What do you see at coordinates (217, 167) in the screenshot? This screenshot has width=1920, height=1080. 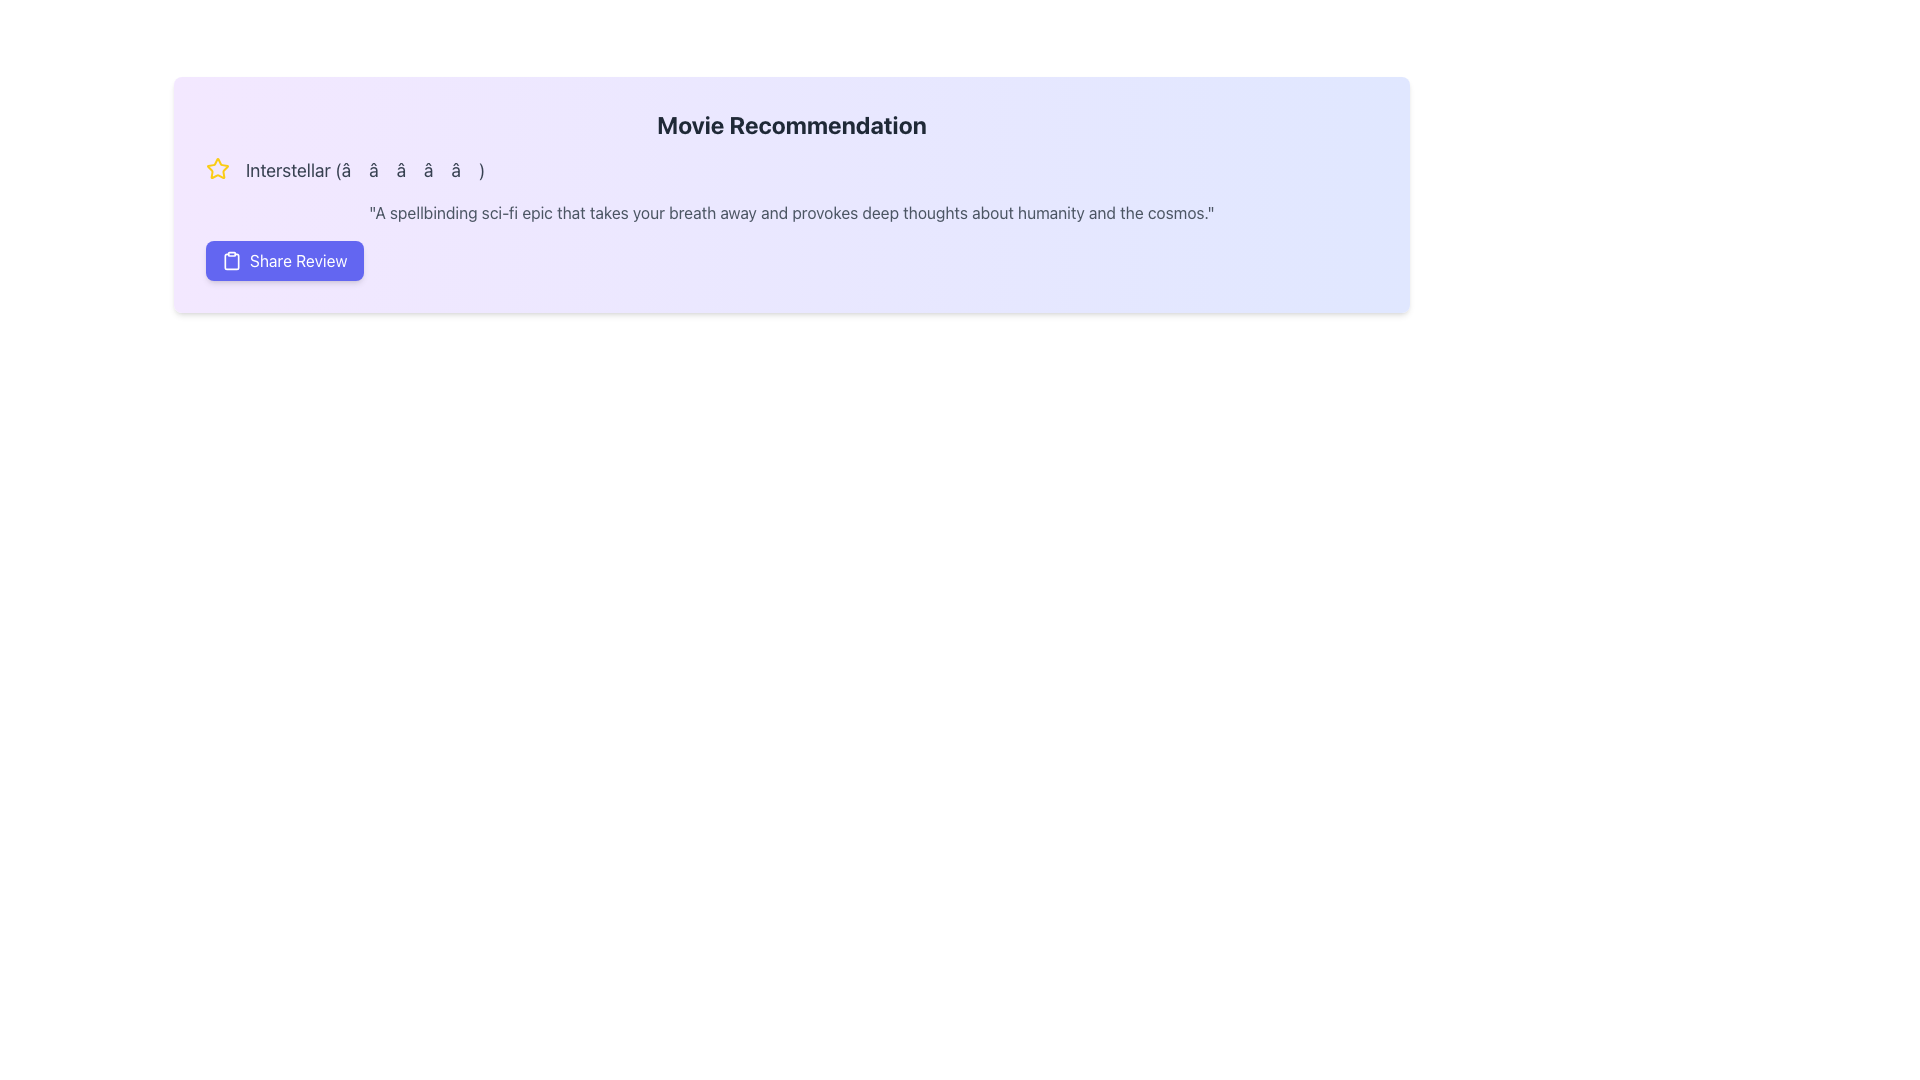 I see `the first star icon in the rating system` at bounding box center [217, 167].